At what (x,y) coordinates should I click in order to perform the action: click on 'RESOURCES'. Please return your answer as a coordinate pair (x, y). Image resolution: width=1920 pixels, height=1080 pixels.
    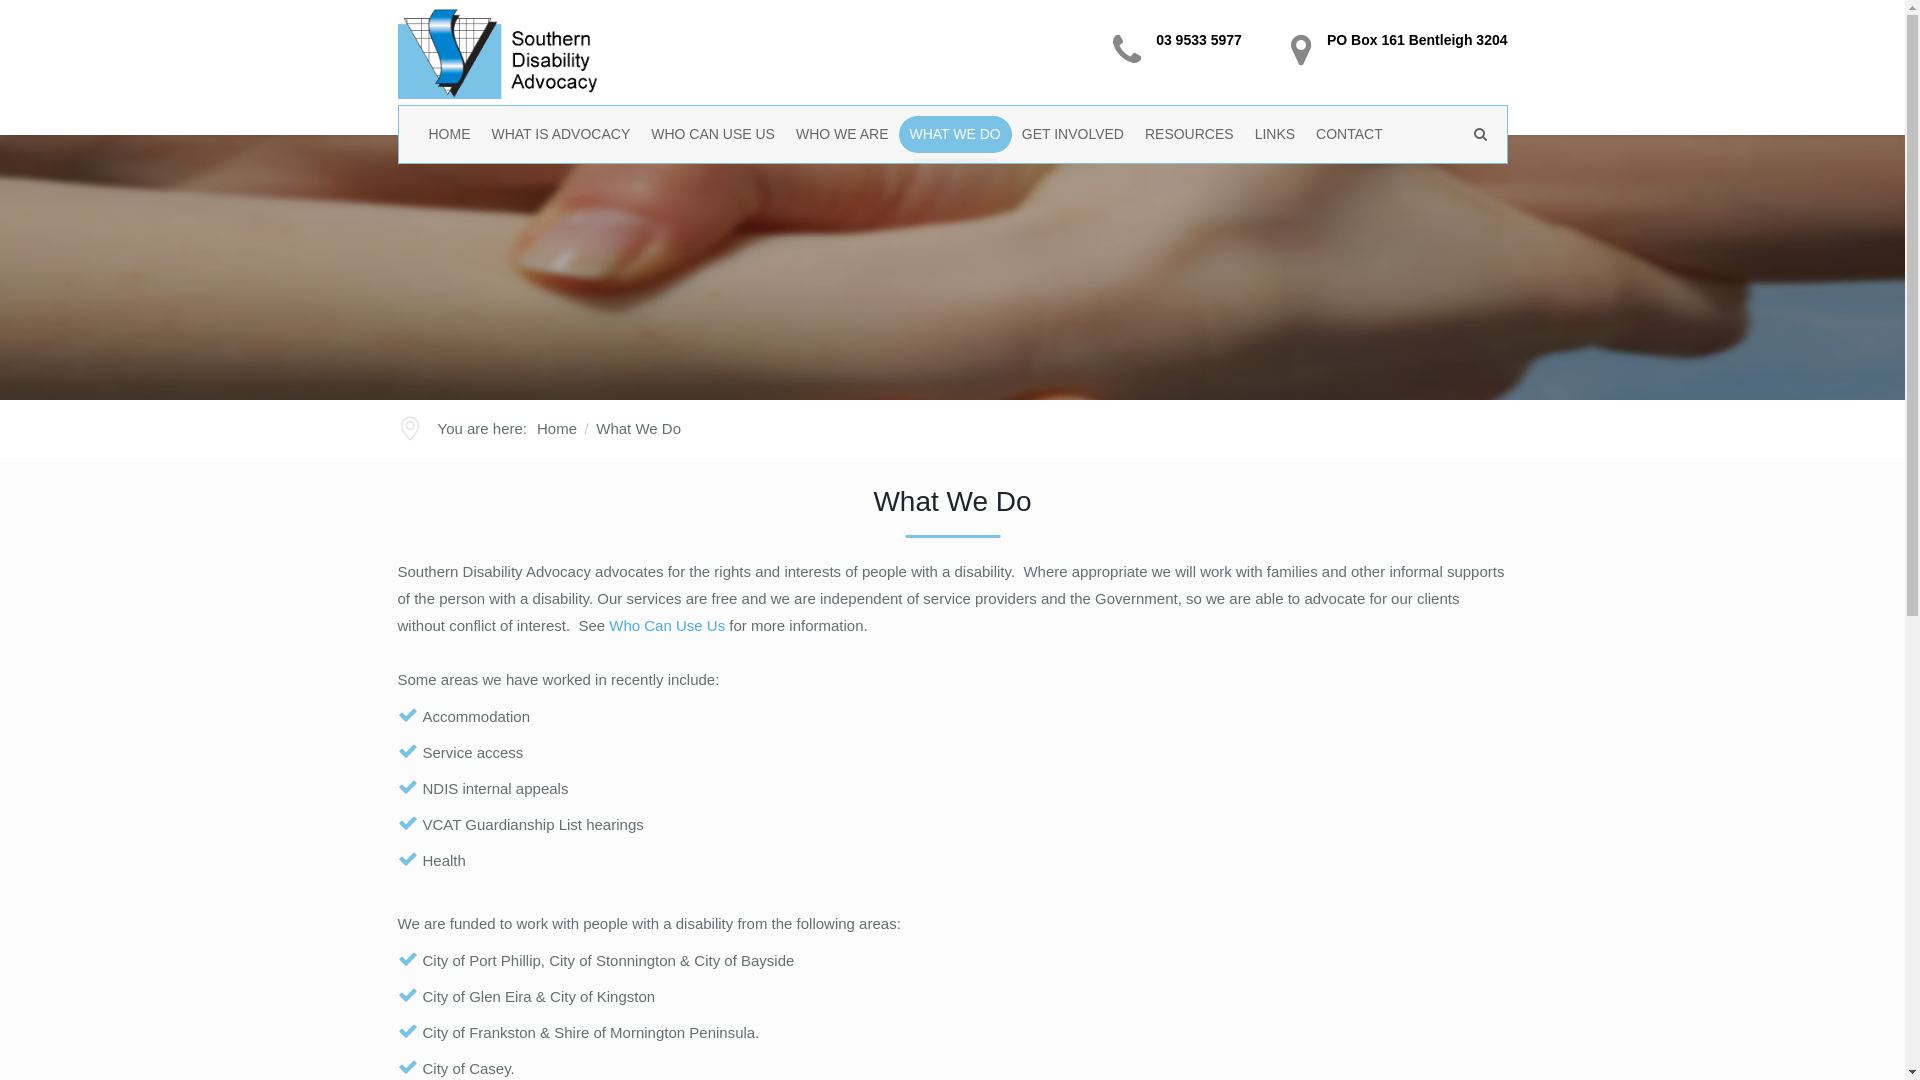
    Looking at the image, I should click on (1190, 134).